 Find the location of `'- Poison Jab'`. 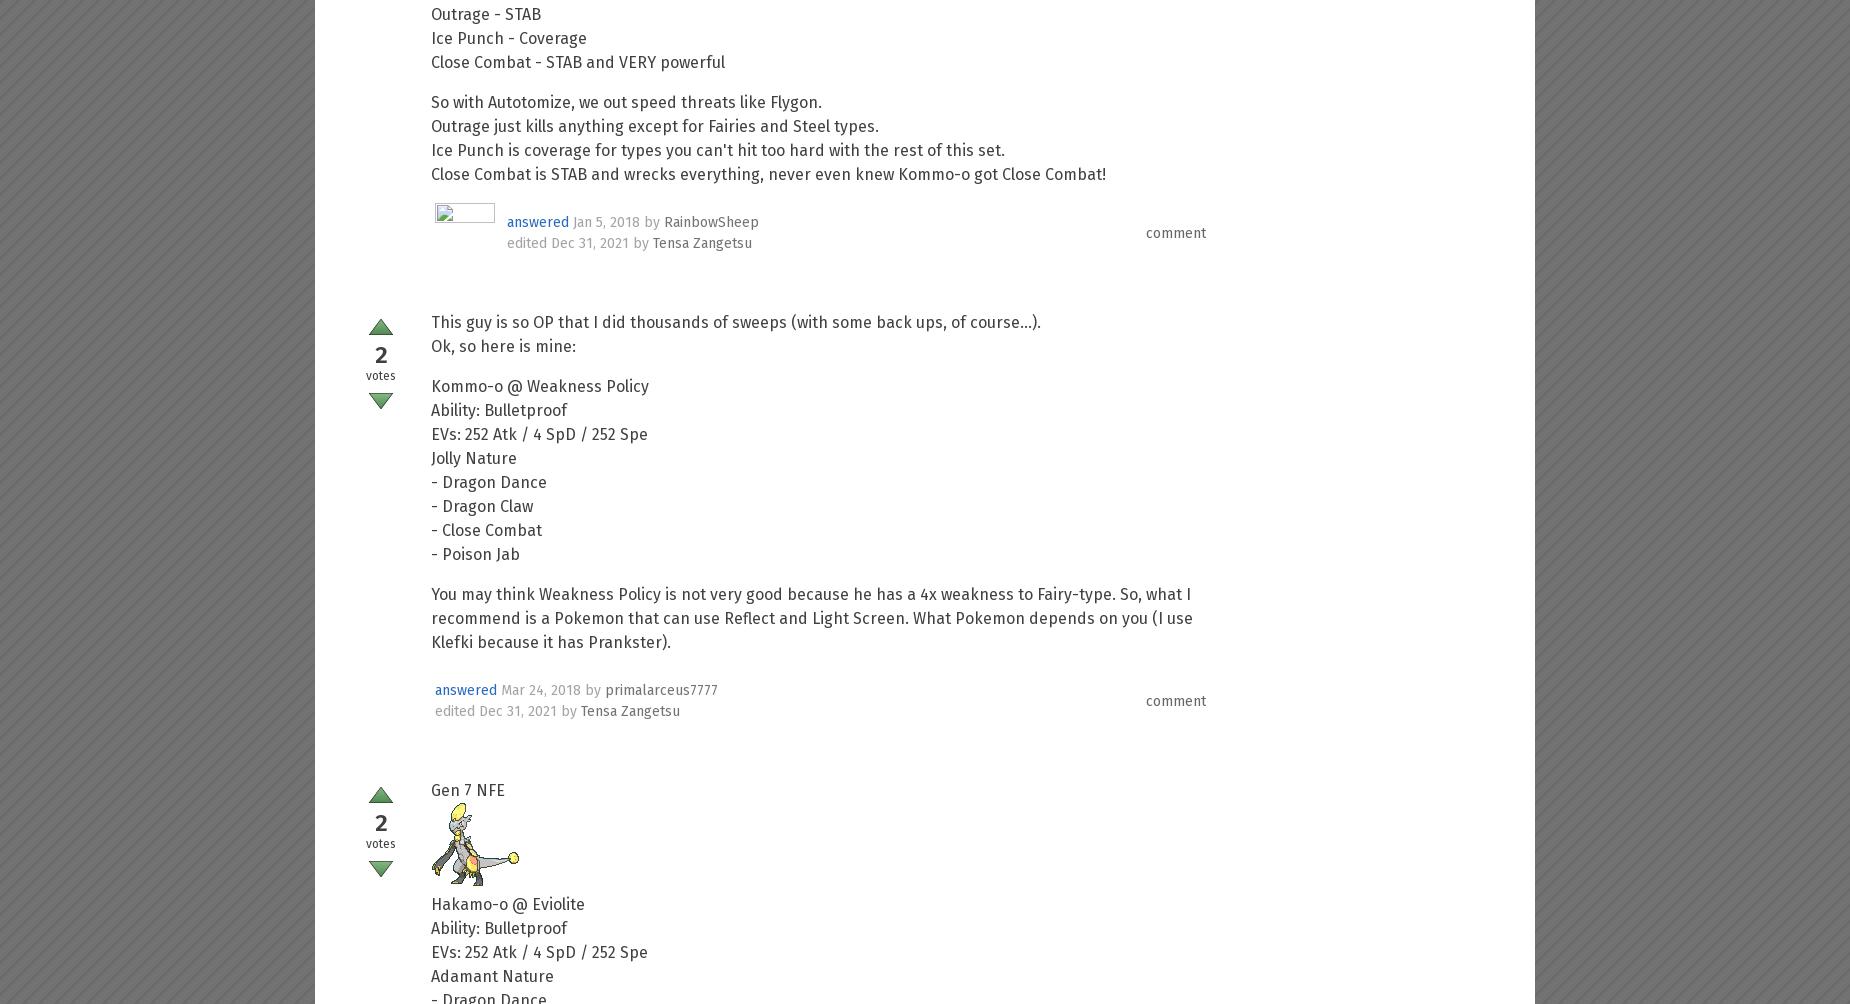

'- Poison Jab' is located at coordinates (475, 554).